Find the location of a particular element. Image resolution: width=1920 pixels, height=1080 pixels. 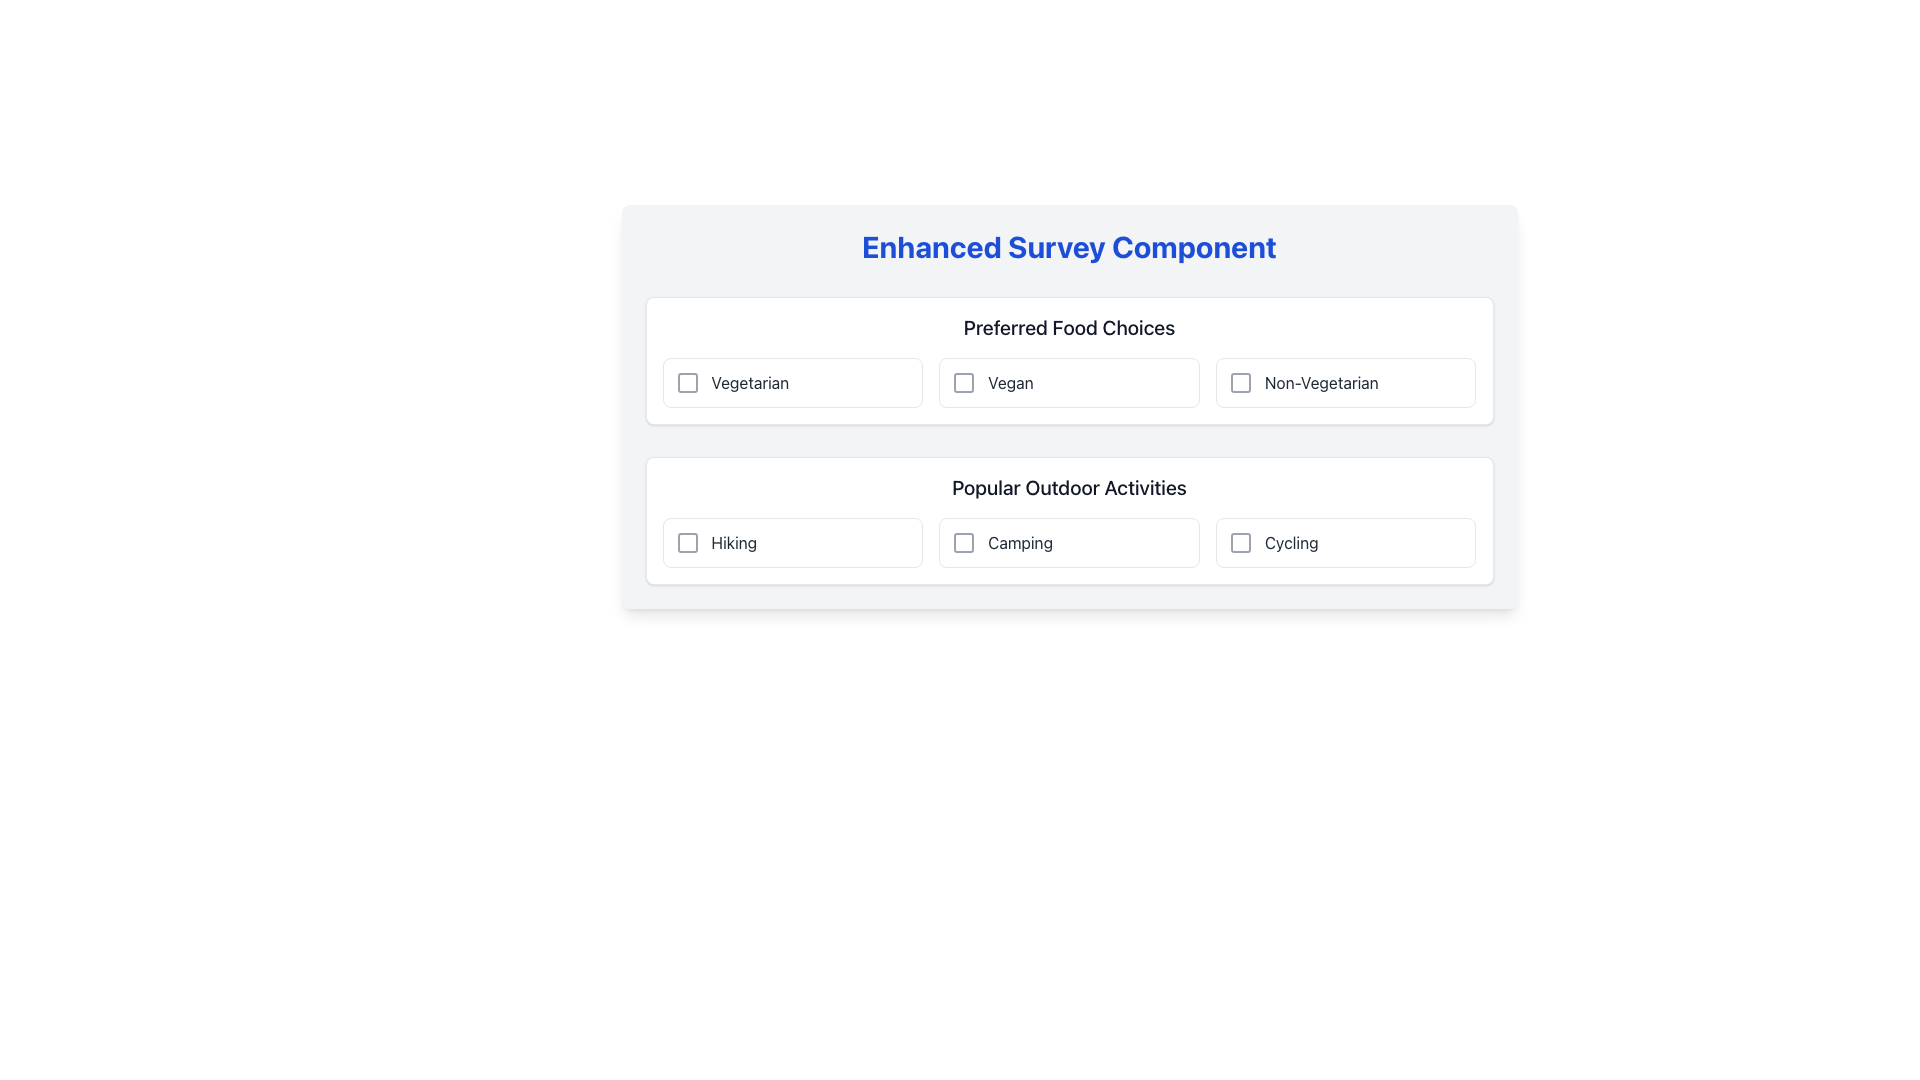

the square-shaped icon with checkbox functionality for the 'Non-Vegetarian' option is located at coordinates (1239, 382).